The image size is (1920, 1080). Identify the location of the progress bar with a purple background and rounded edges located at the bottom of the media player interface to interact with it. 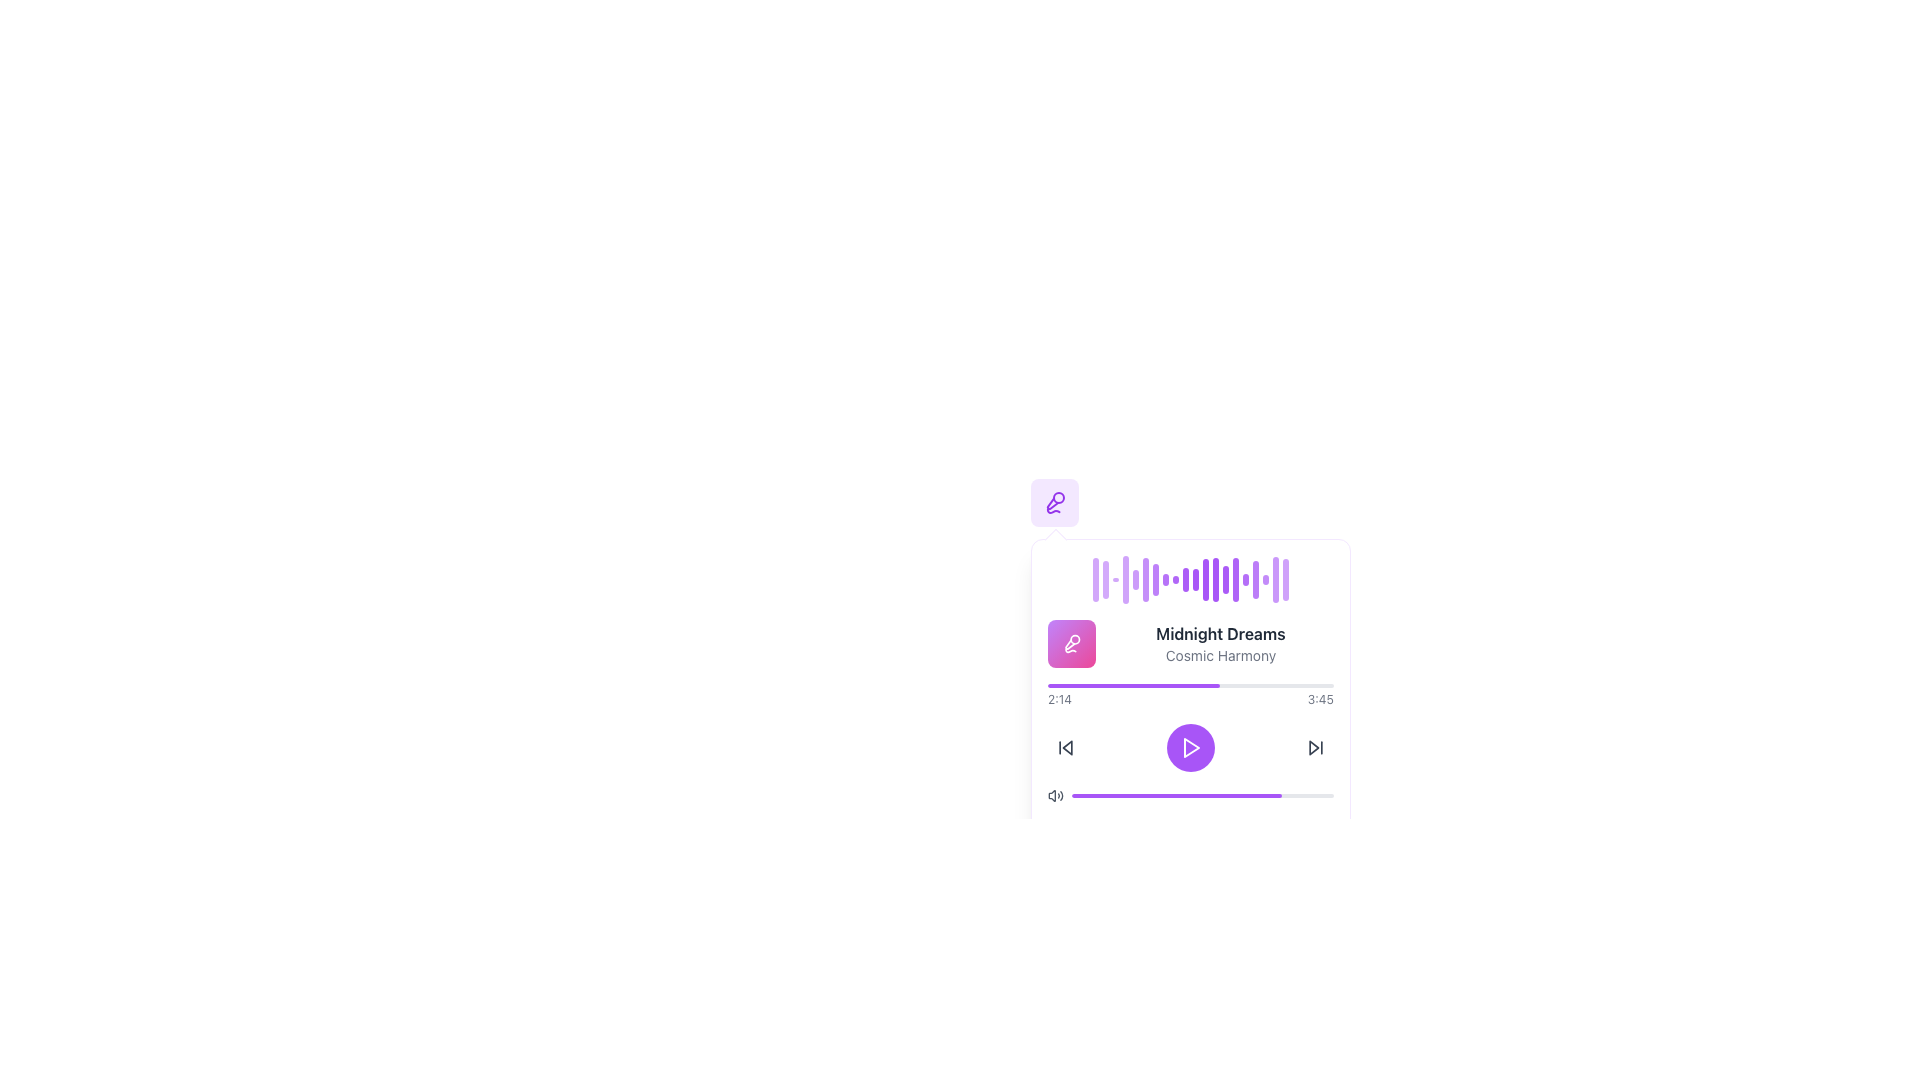
(1176, 794).